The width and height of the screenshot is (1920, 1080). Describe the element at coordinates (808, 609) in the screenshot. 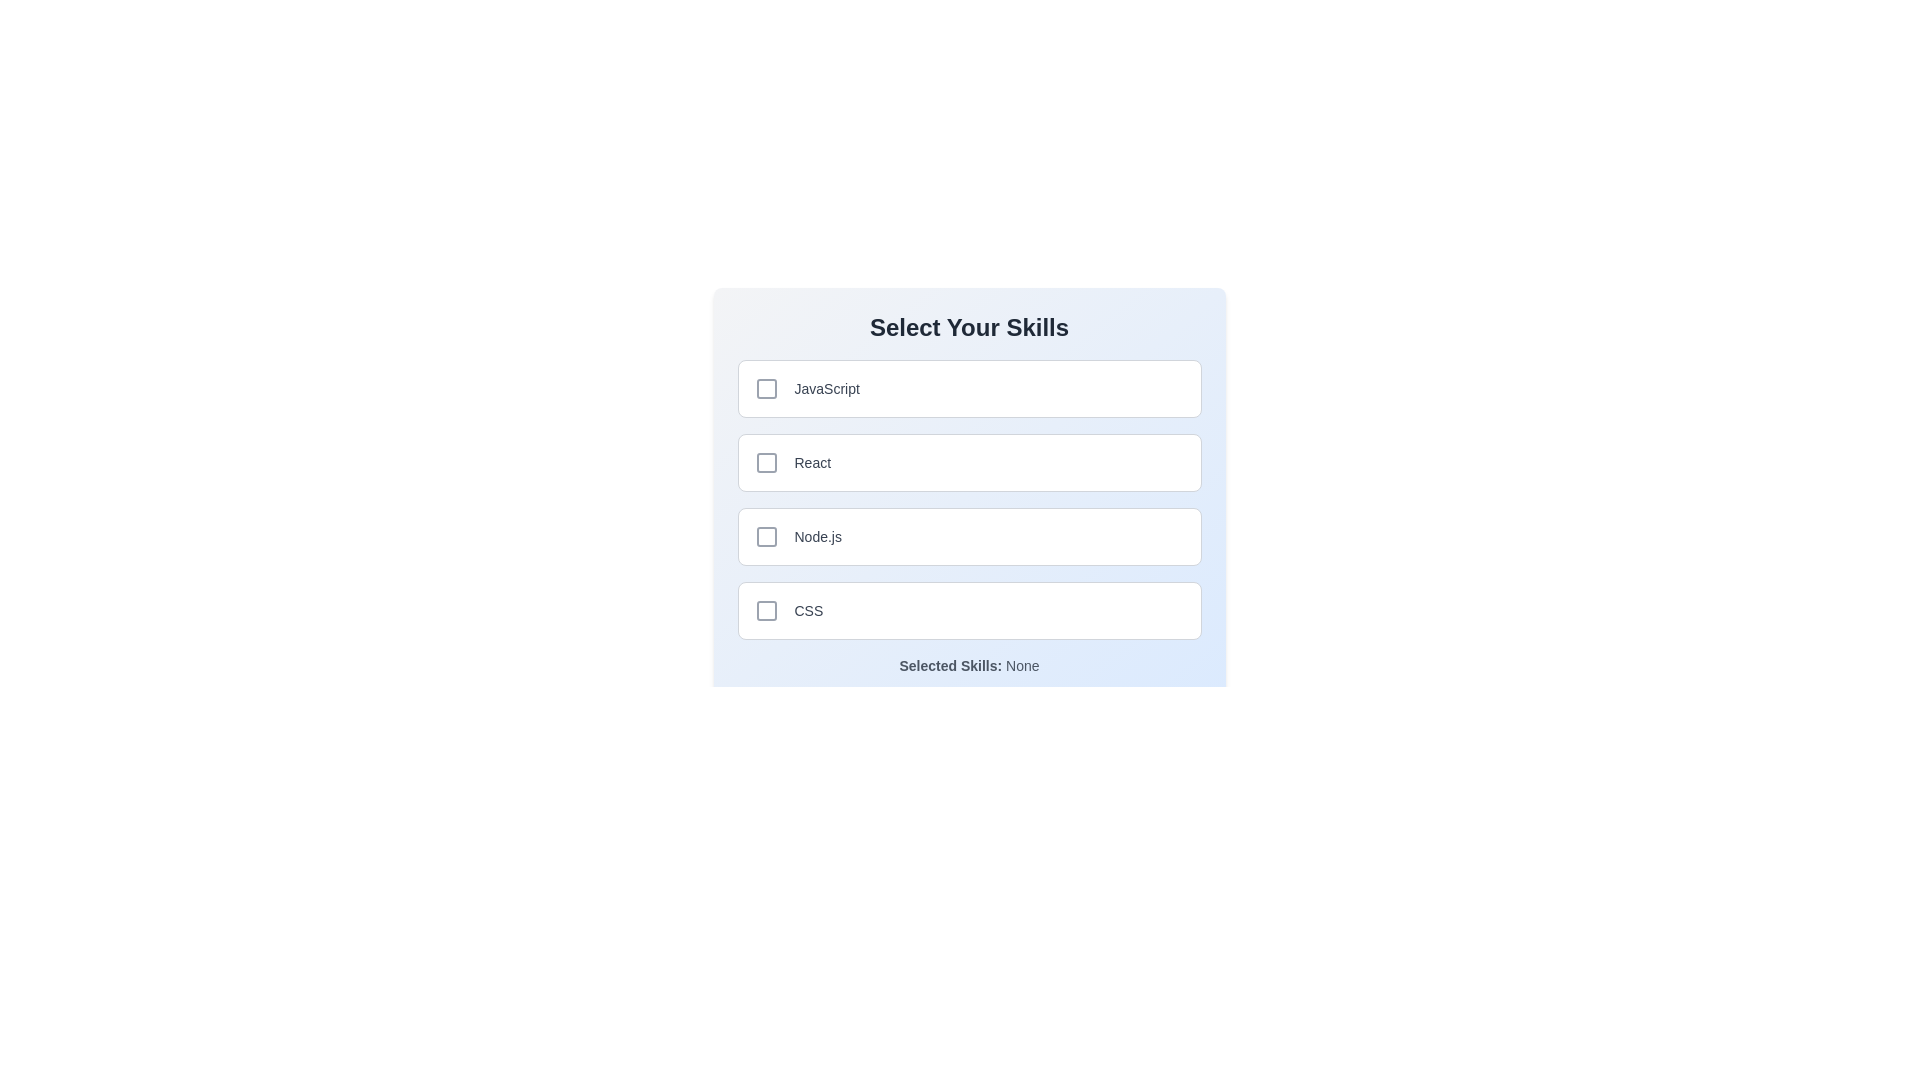

I see `the text label that describes the selectable skill in the interactive skill-selection interface, which is the fourth item in the list and positioned on the far-right side next to a square icon` at that location.